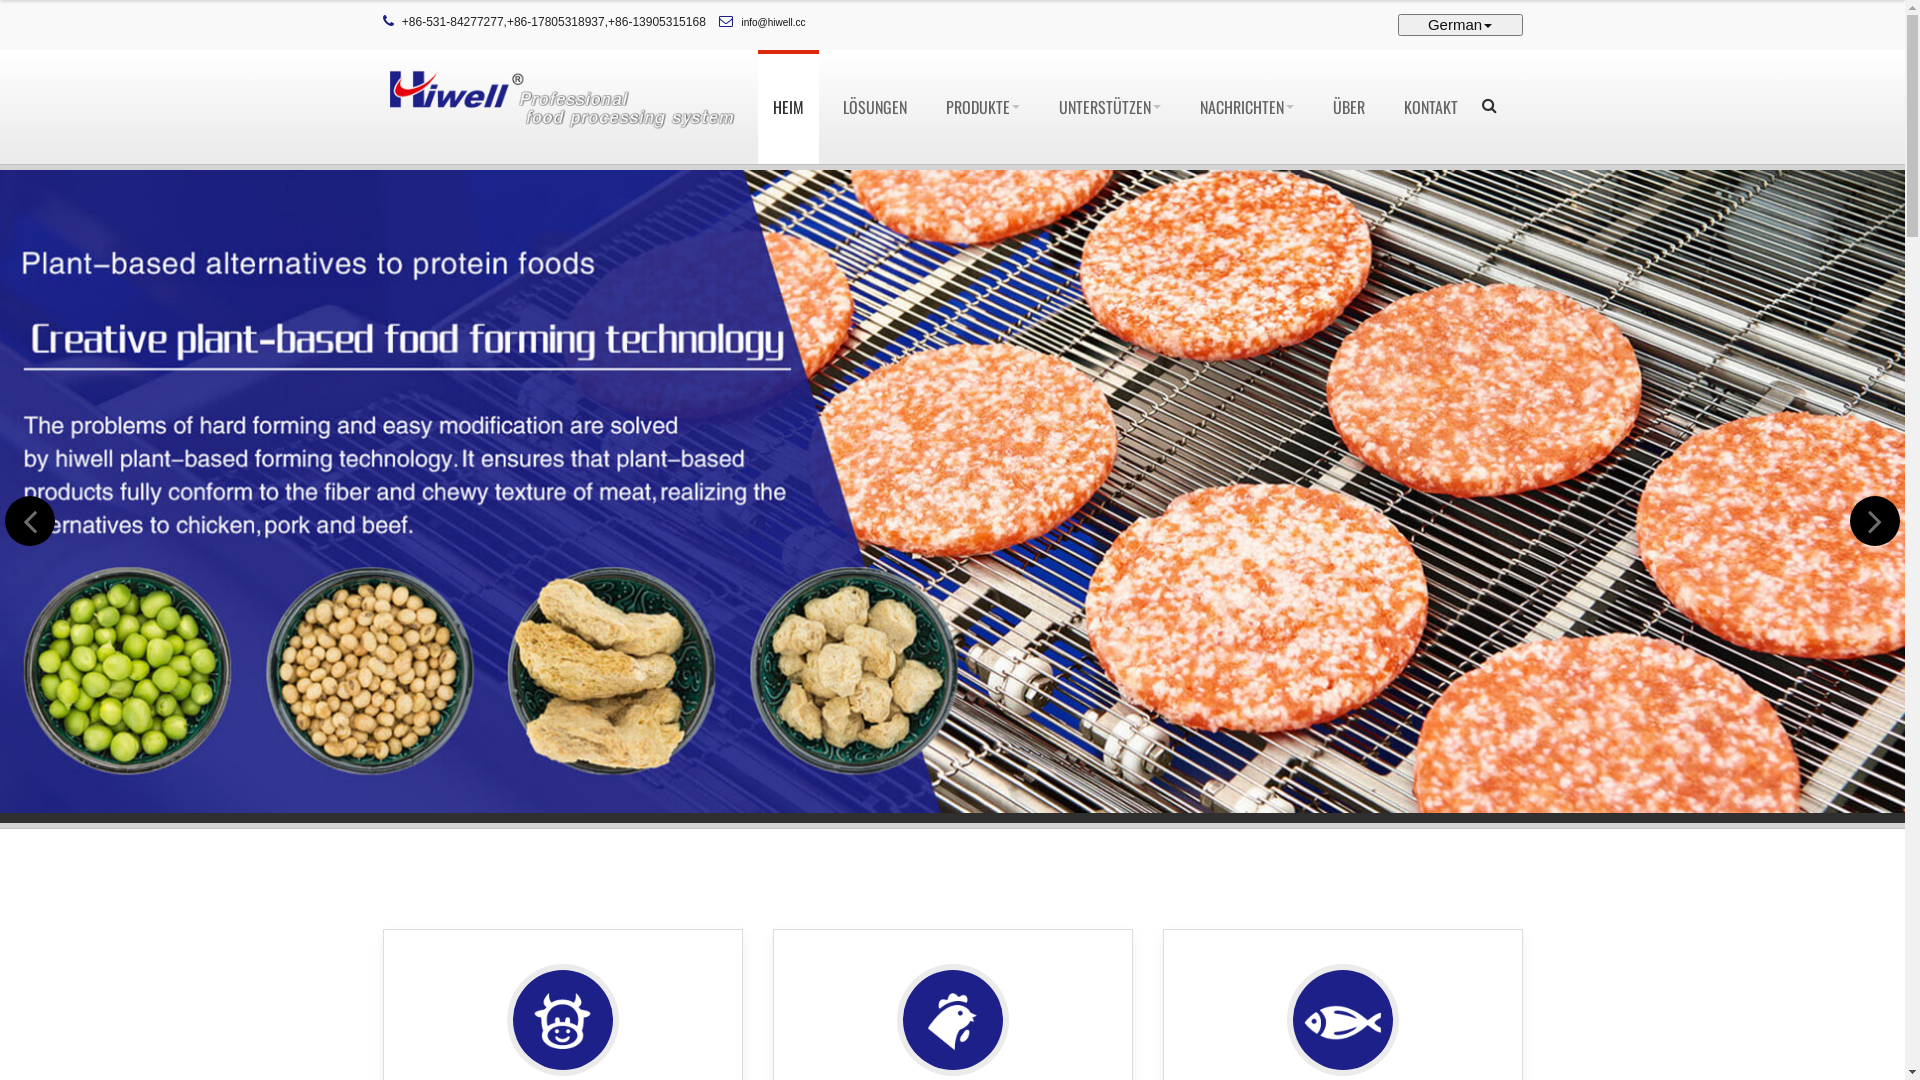 The image size is (1920, 1080). I want to click on 'HEIM', so click(787, 107).